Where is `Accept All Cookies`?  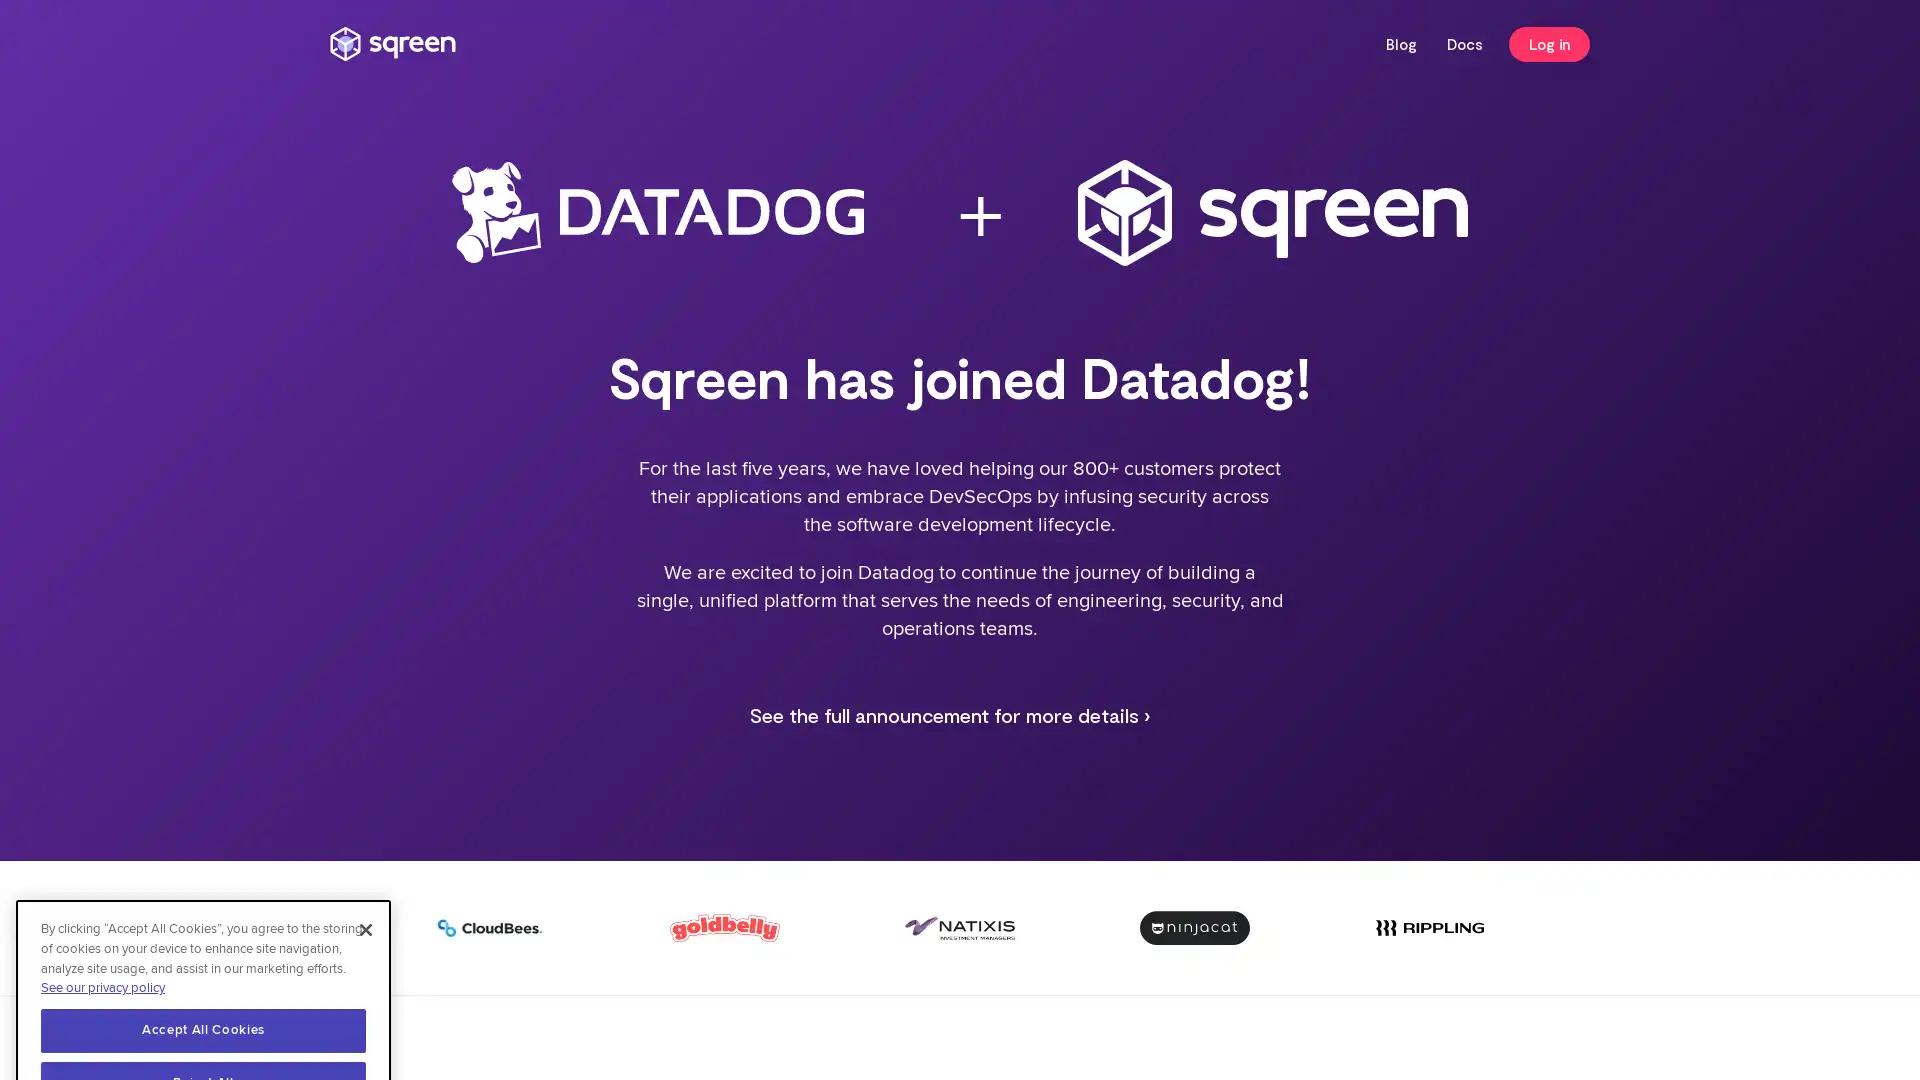 Accept All Cookies is located at coordinates (203, 951).